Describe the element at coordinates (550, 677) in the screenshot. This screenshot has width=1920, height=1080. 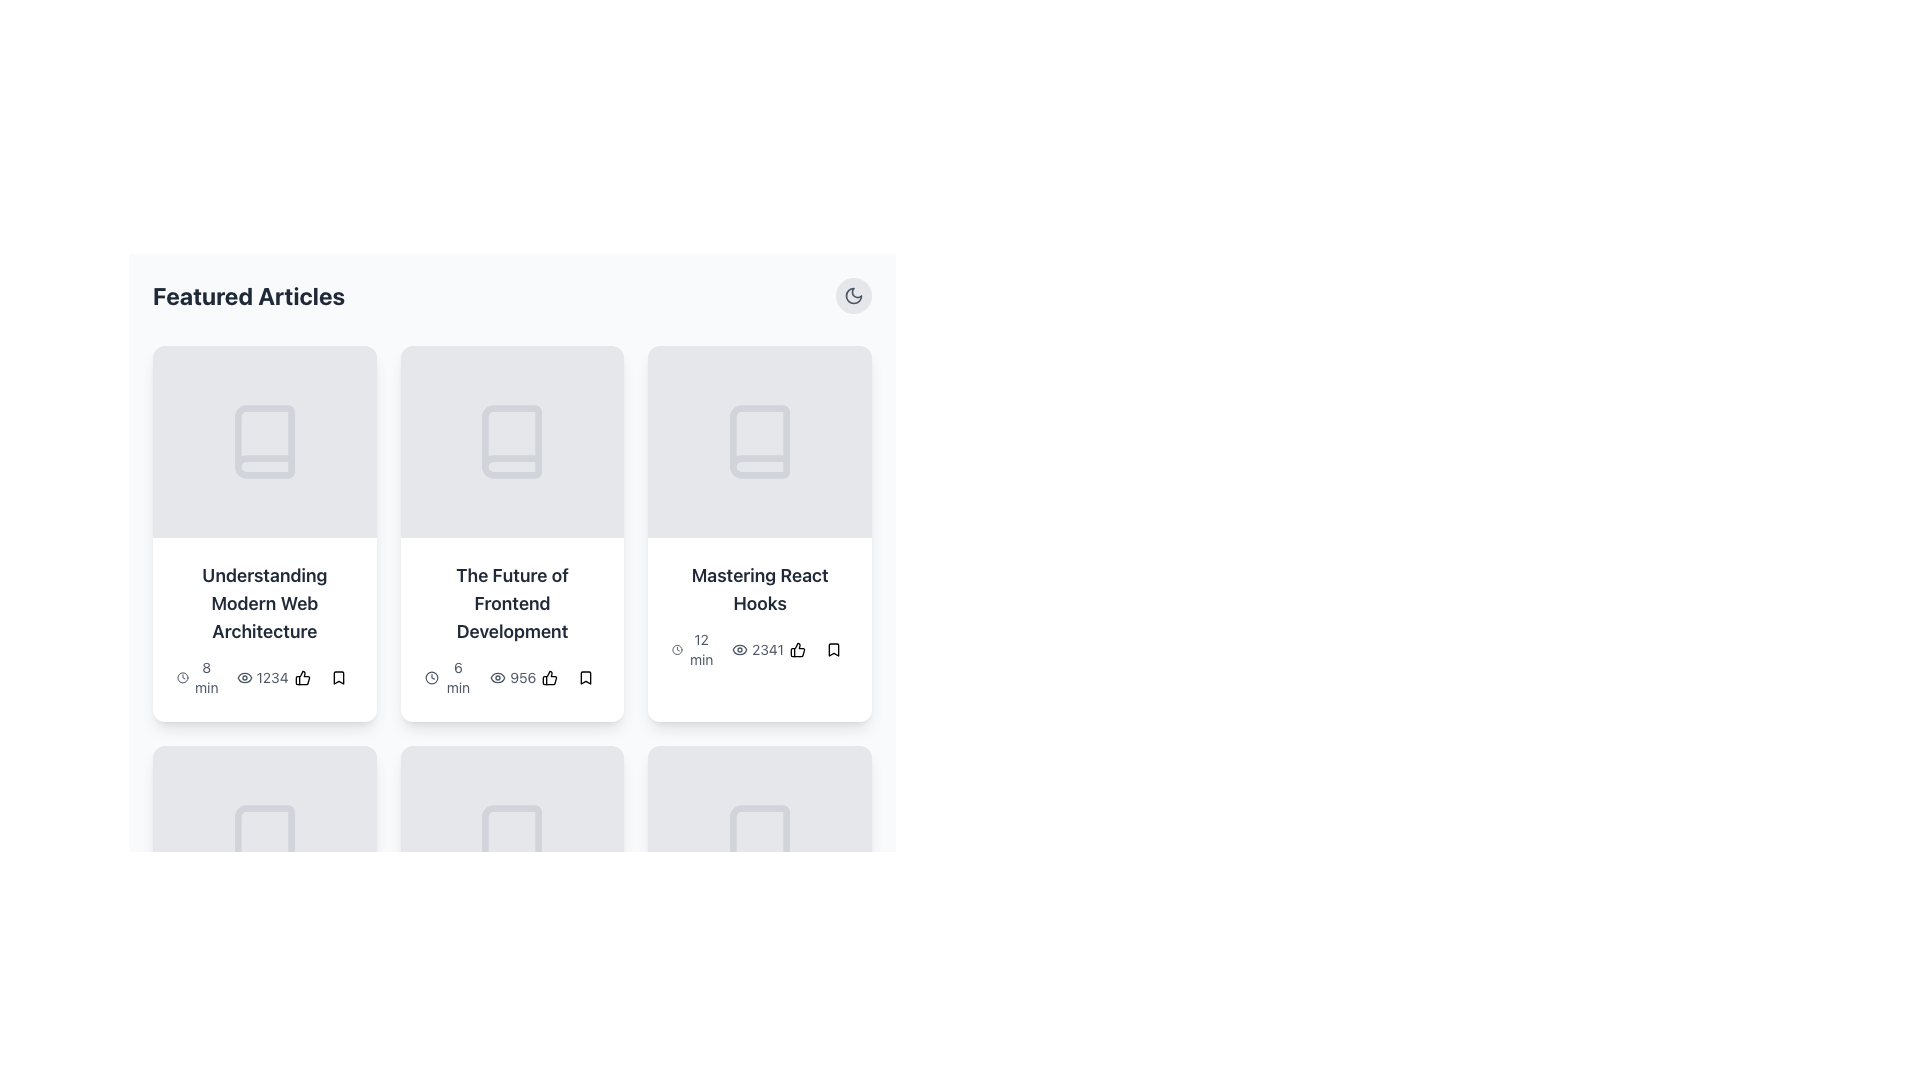
I see `the circular thumbs-up button located in the footer of the article card titled 'The Future of Frontend Development', to the right of the view count label displaying '956'` at that location.